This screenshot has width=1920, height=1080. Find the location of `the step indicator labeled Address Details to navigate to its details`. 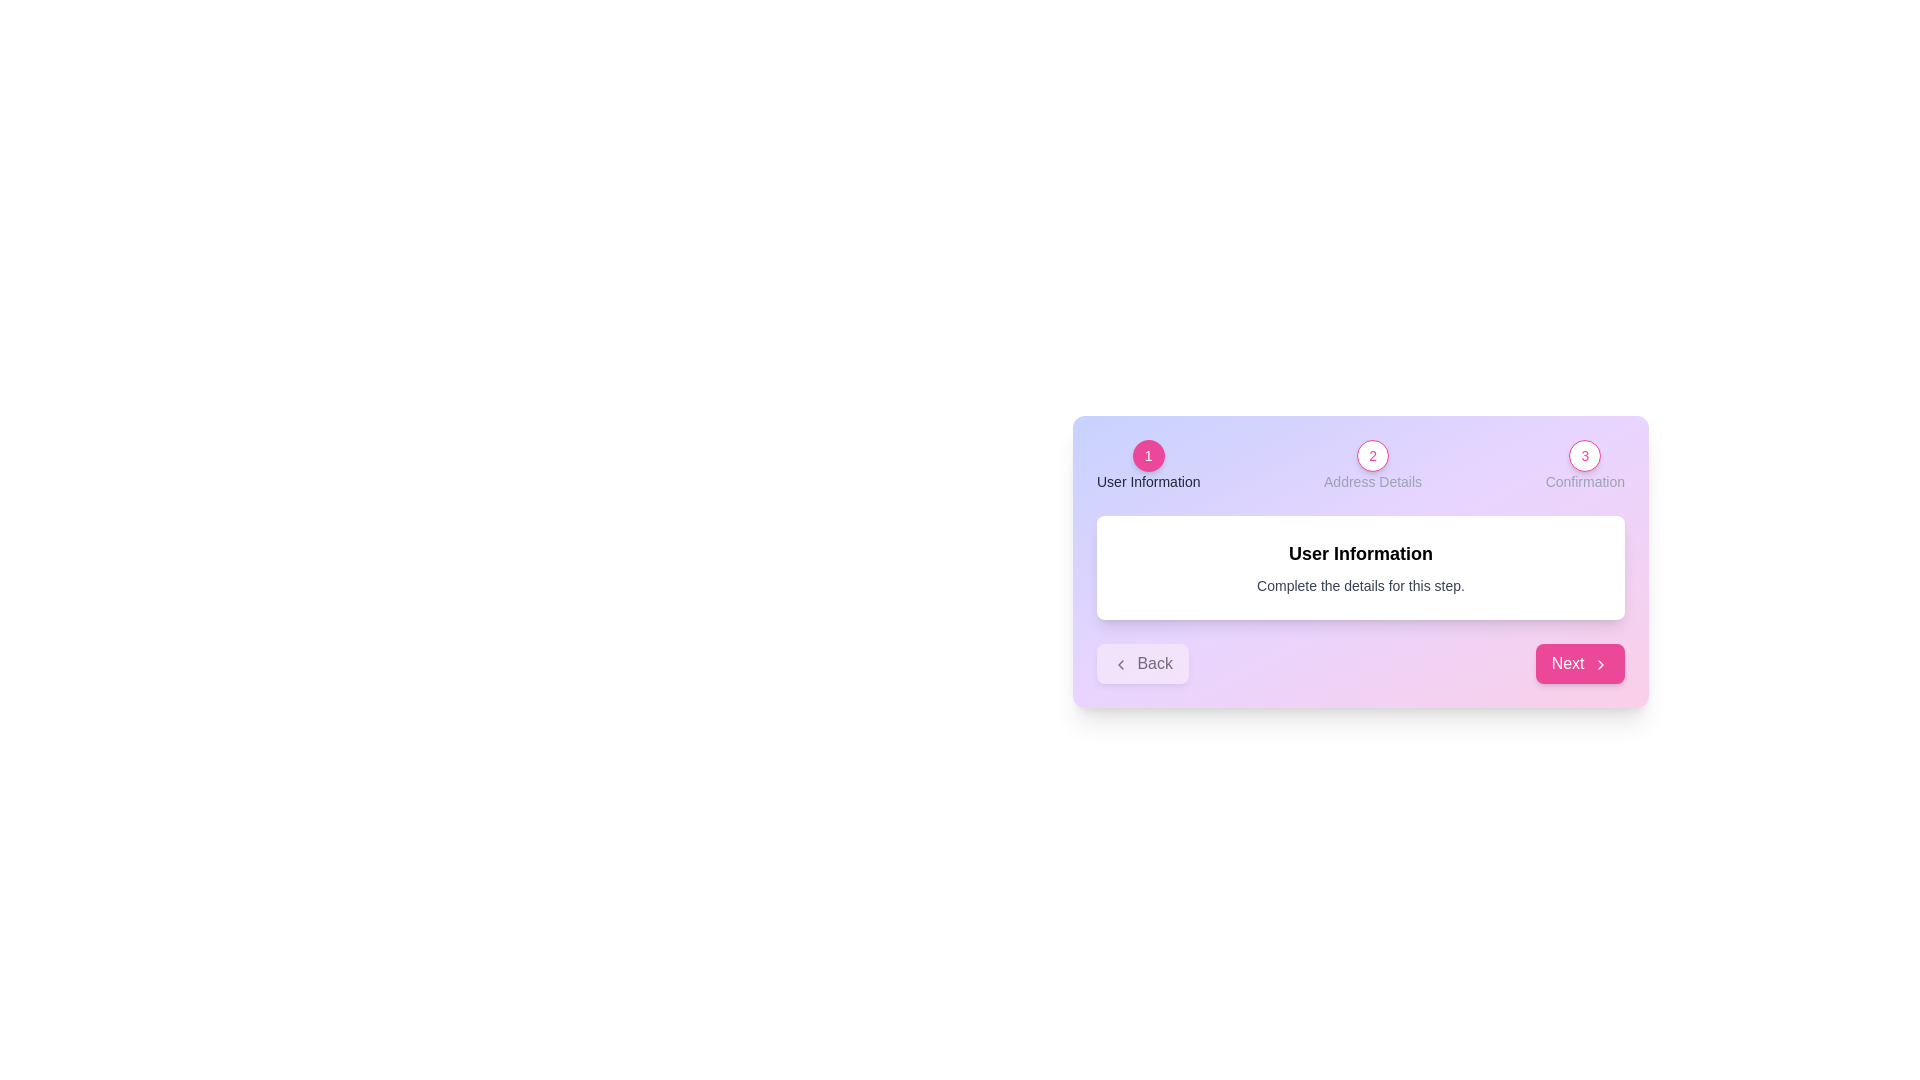

the step indicator labeled Address Details to navigate to its details is located at coordinates (1371, 455).